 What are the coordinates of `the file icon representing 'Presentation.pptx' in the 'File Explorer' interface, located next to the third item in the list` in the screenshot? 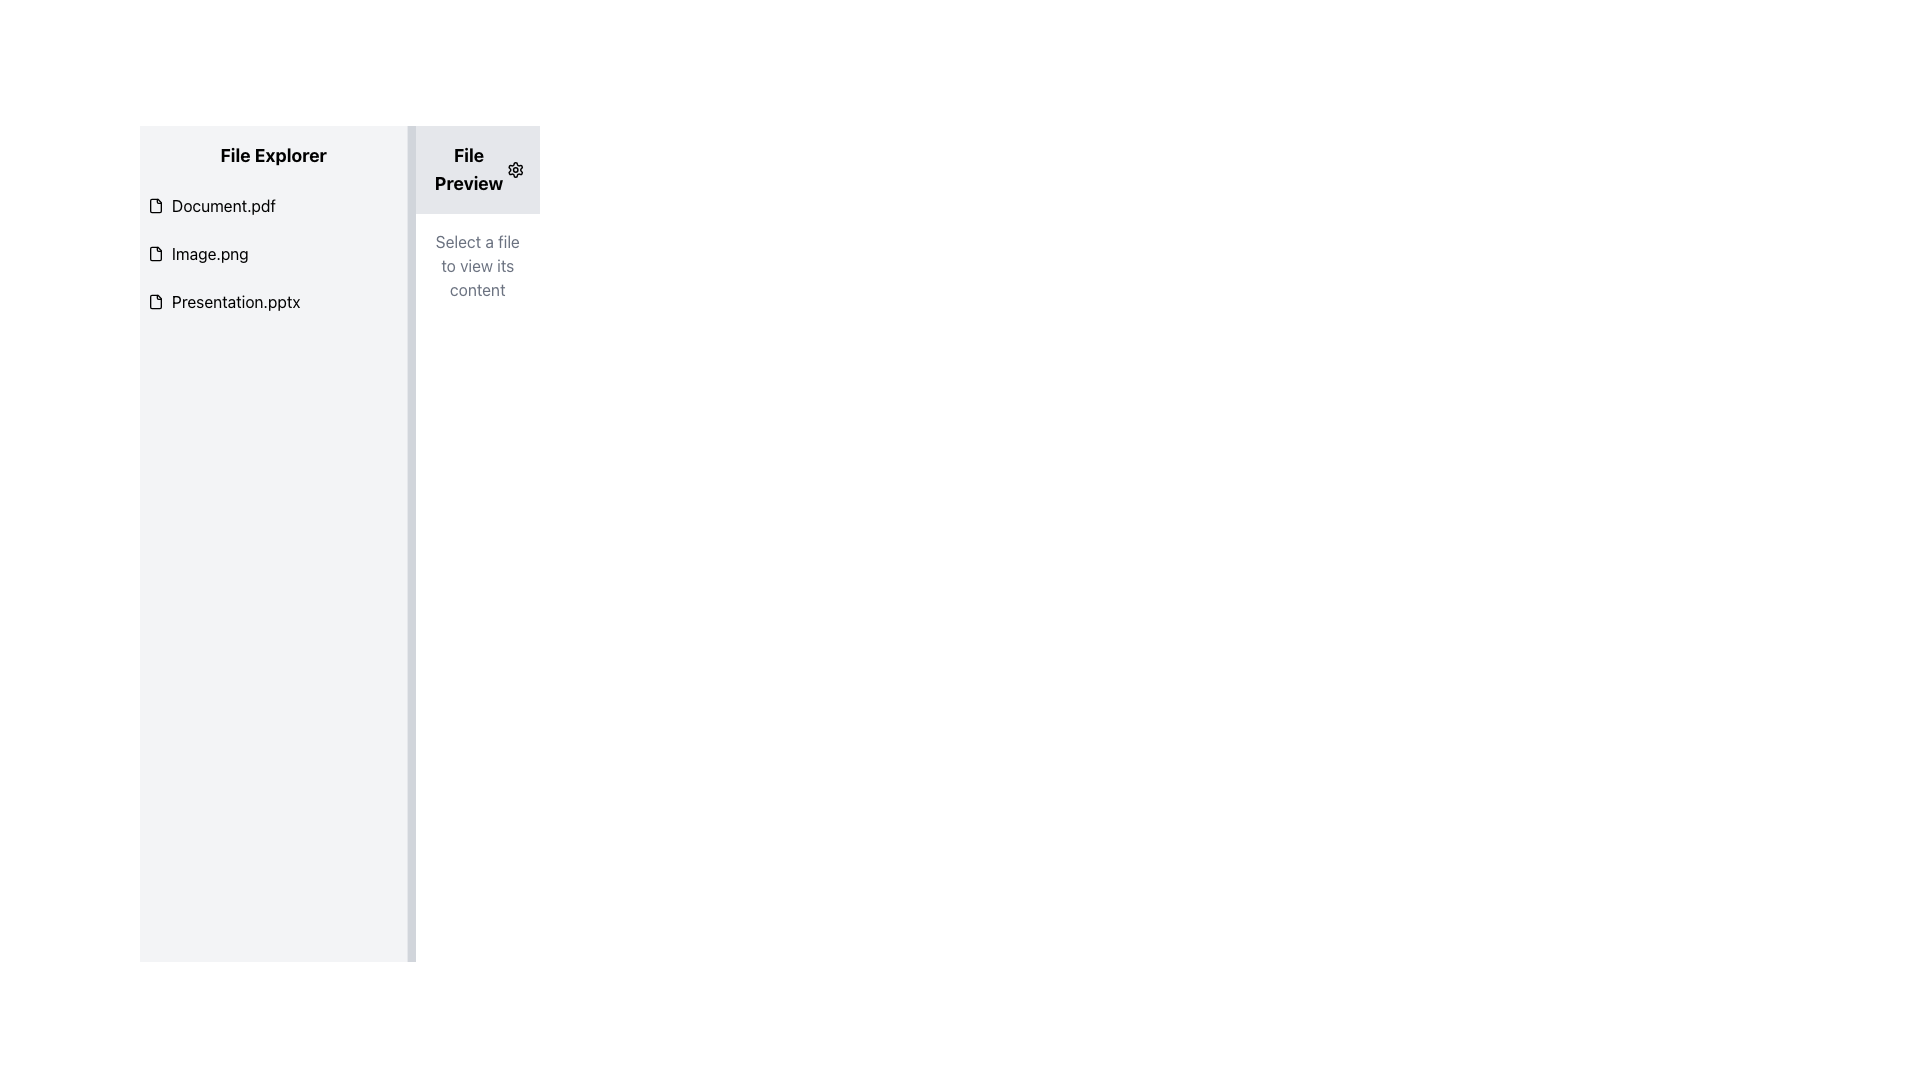 It's located at (155, 301).